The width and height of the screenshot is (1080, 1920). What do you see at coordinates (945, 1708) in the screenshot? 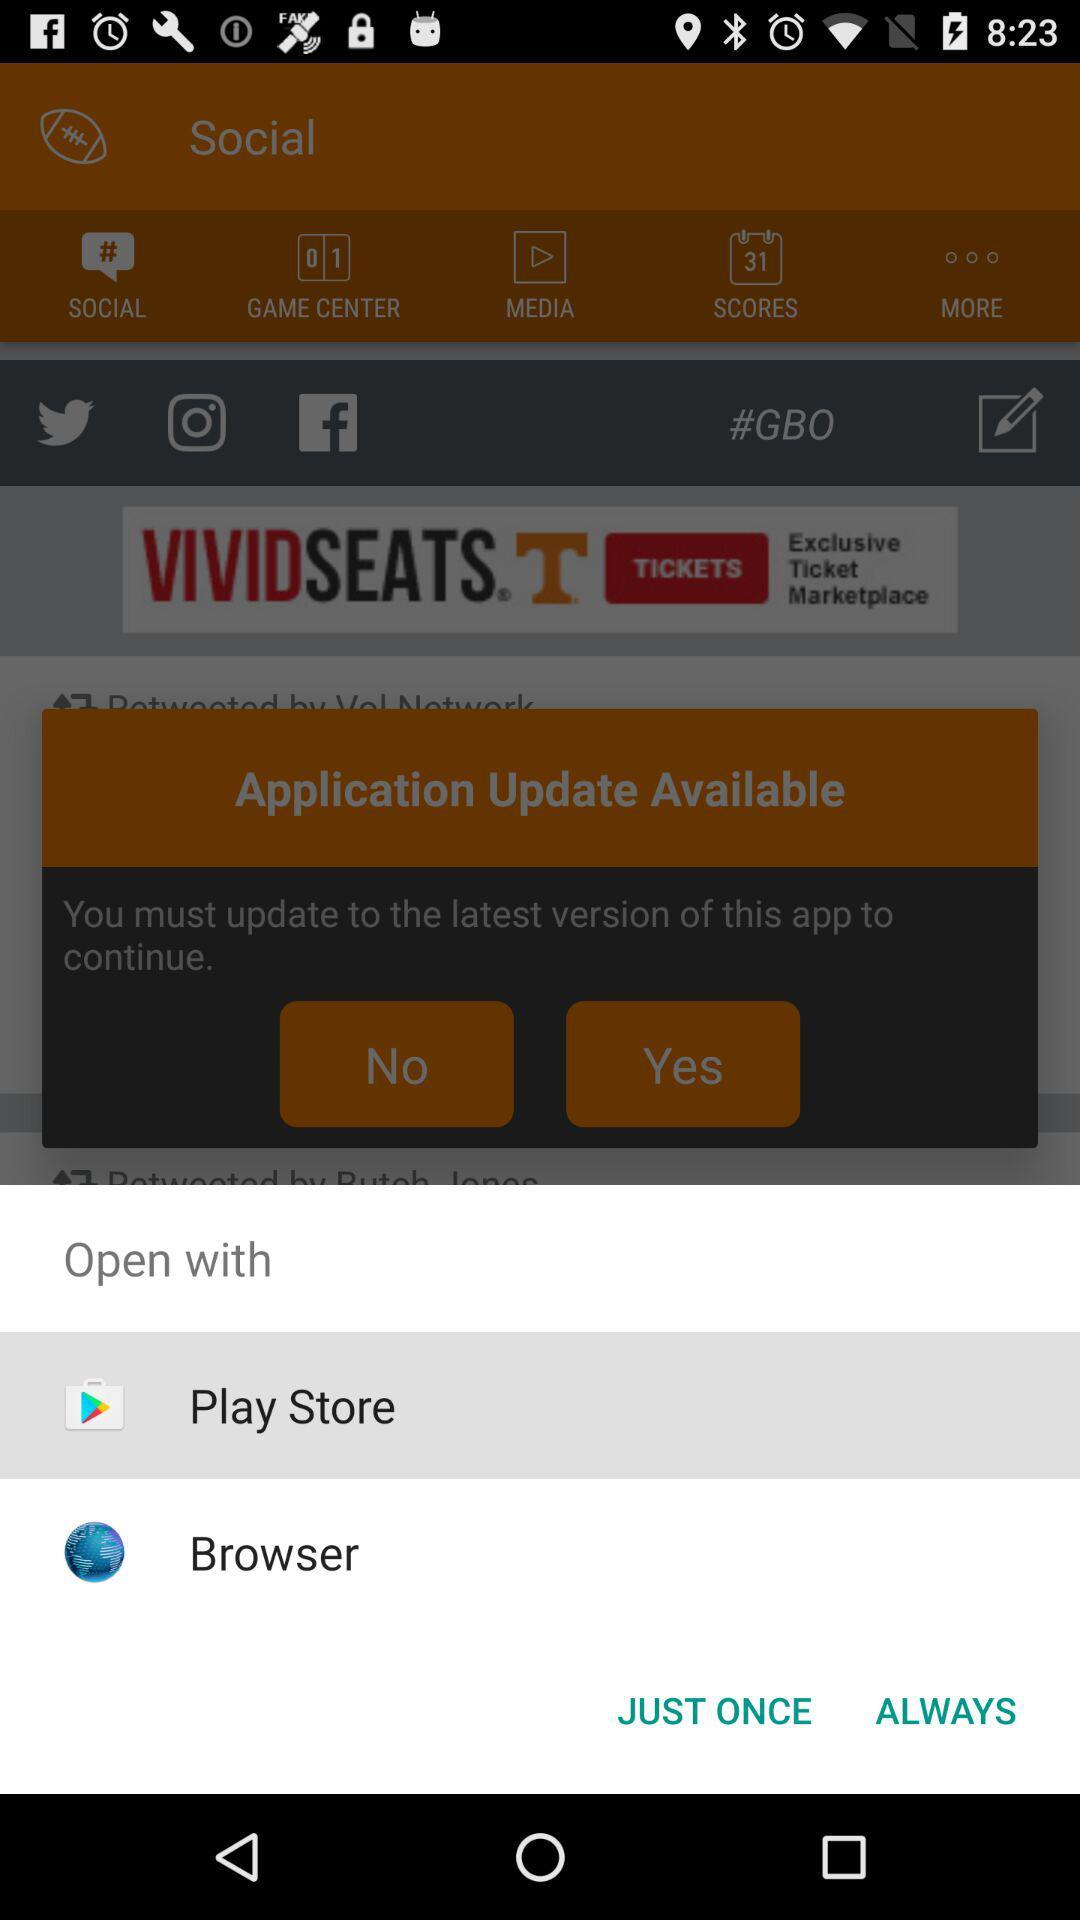
I see `the always button` at bounding box center [945, 1708].